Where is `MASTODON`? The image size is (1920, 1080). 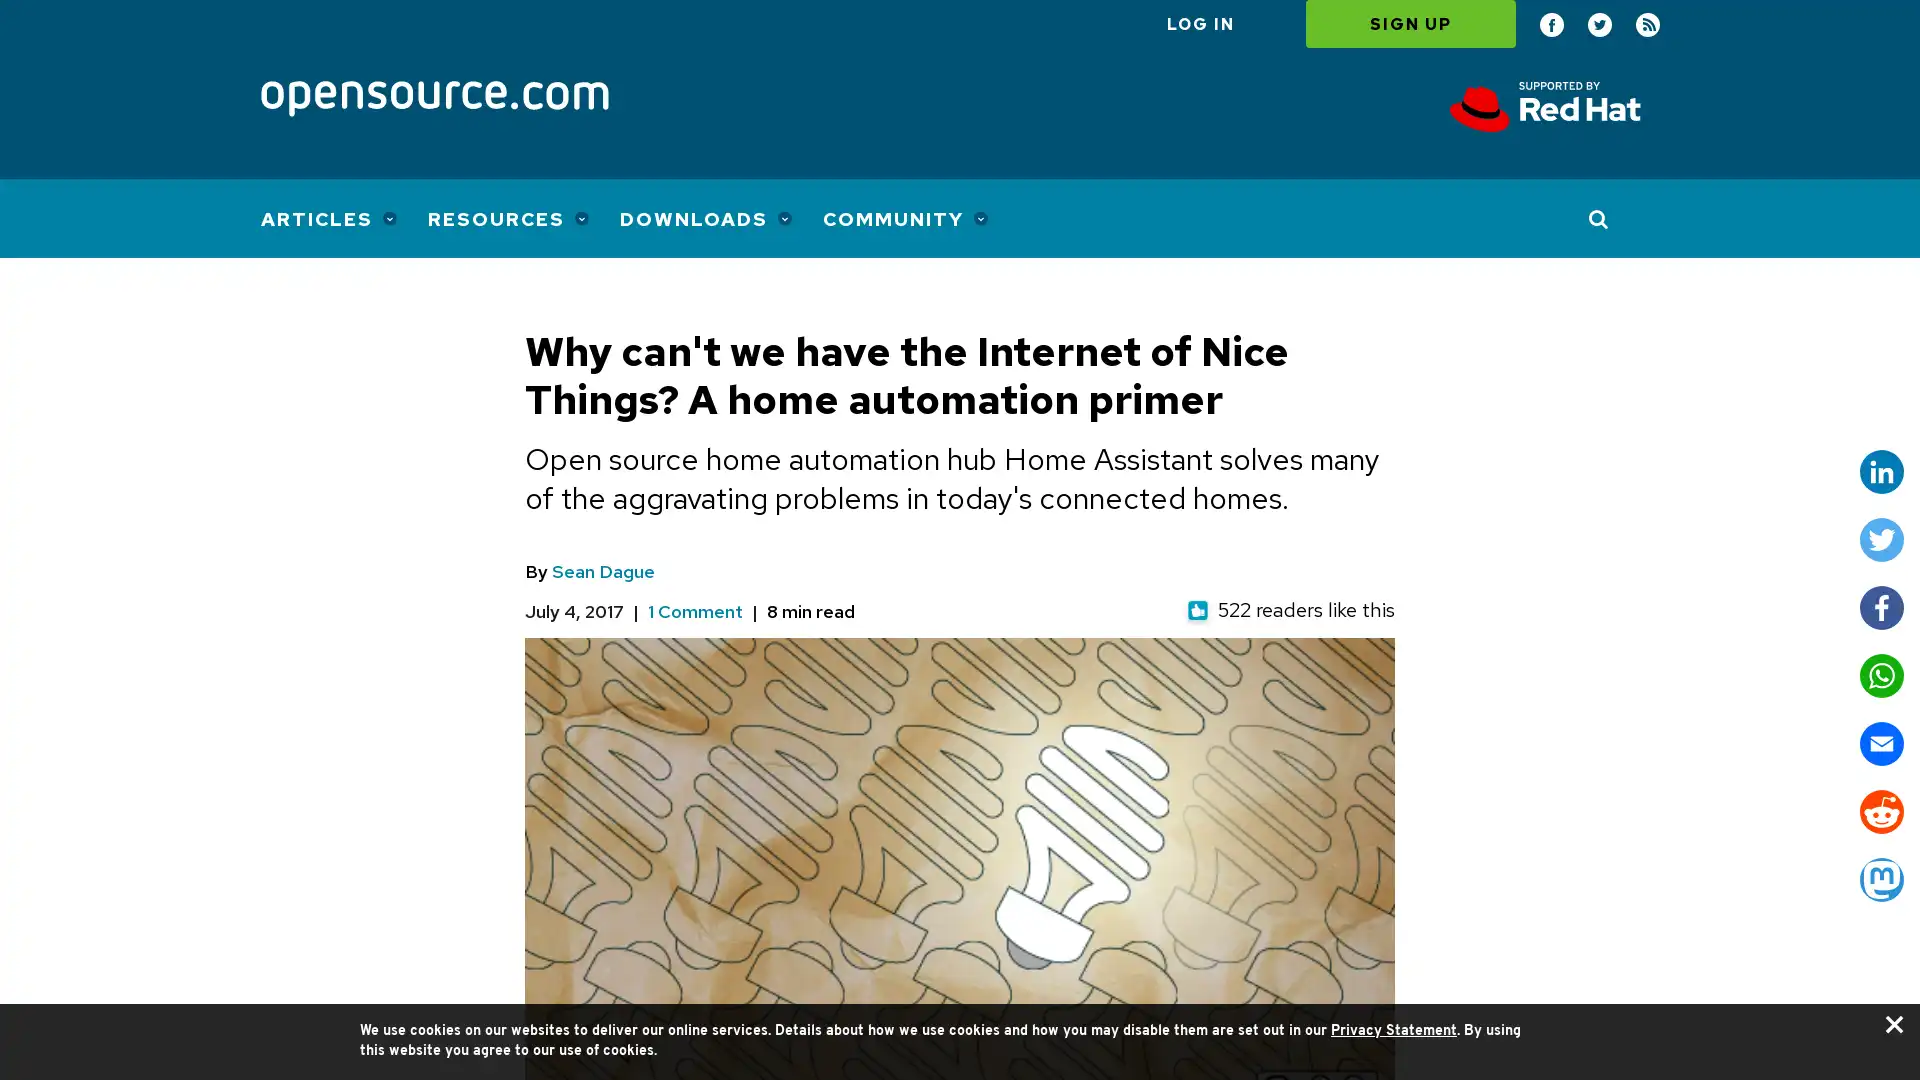
MASTODON is located at coordinates (1880, 878).